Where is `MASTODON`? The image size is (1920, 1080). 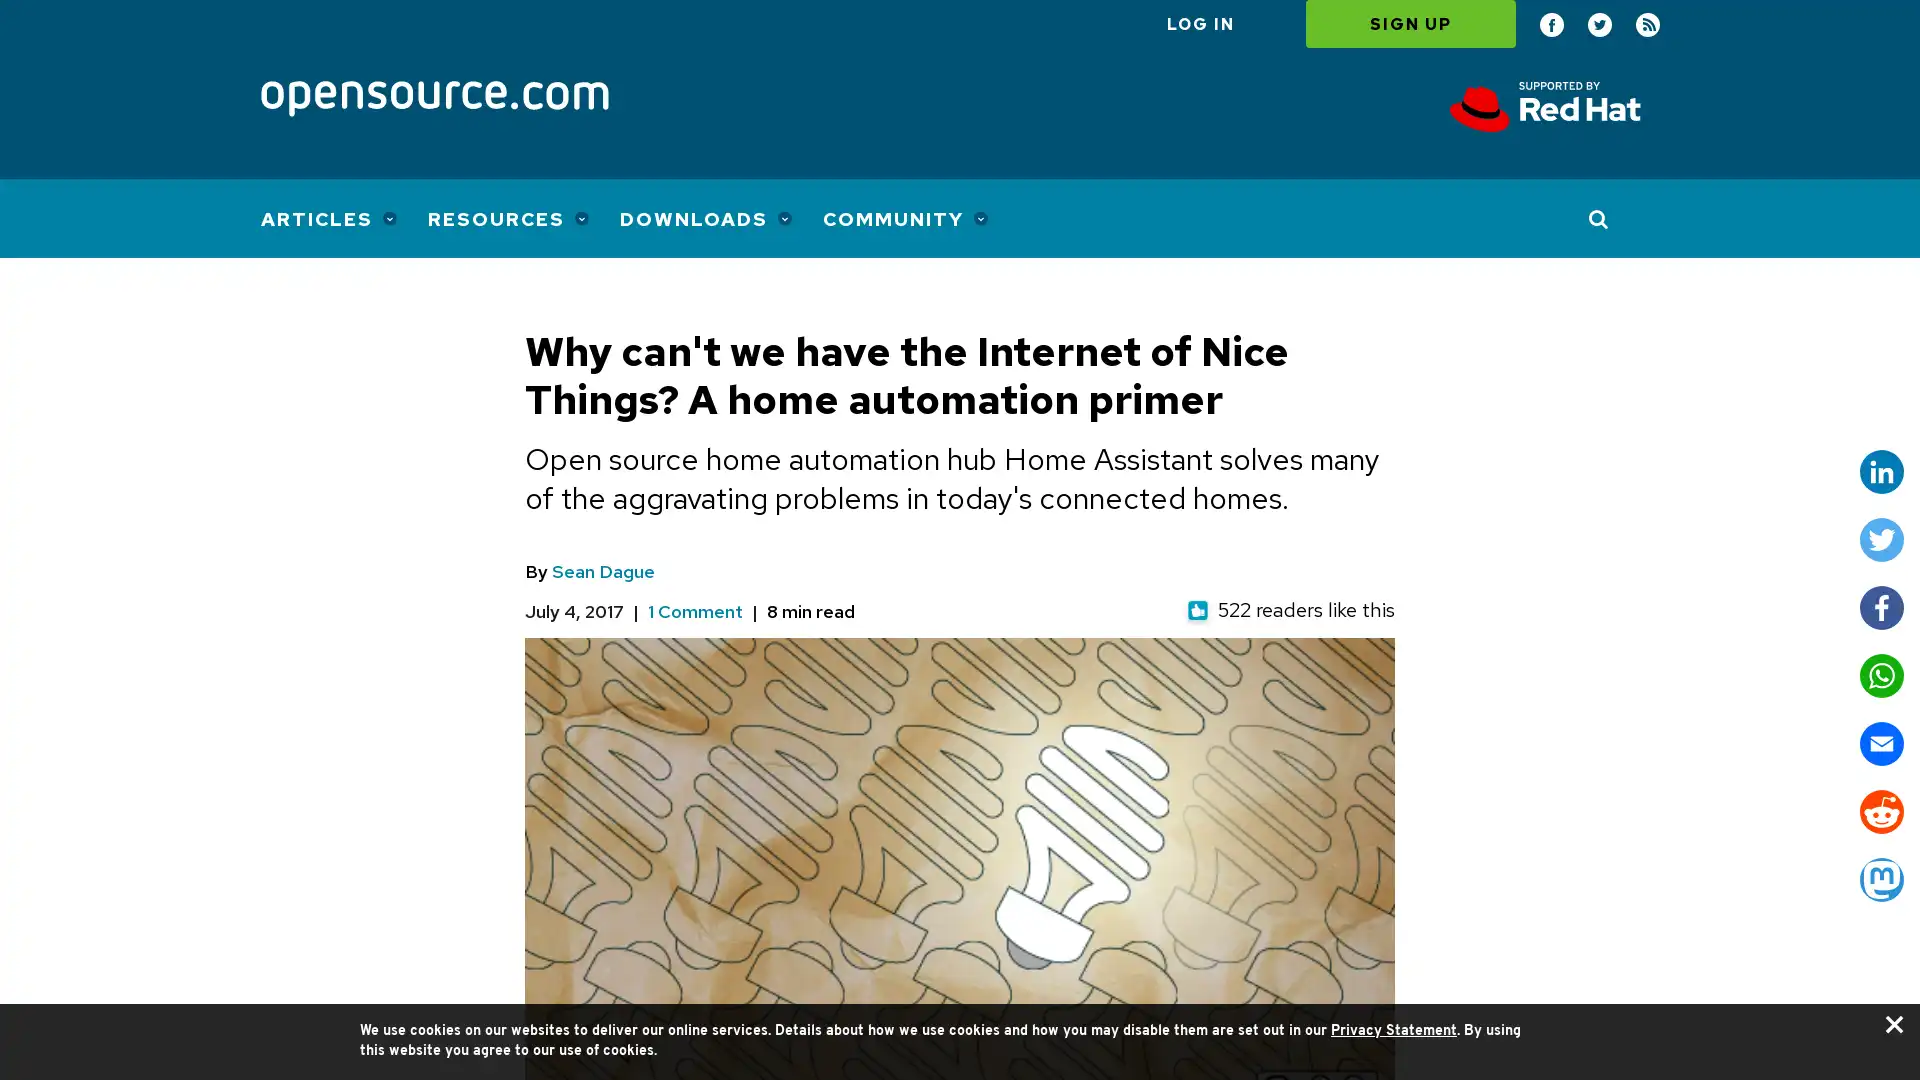
MASTODON is located at coordinates (1880, 878).